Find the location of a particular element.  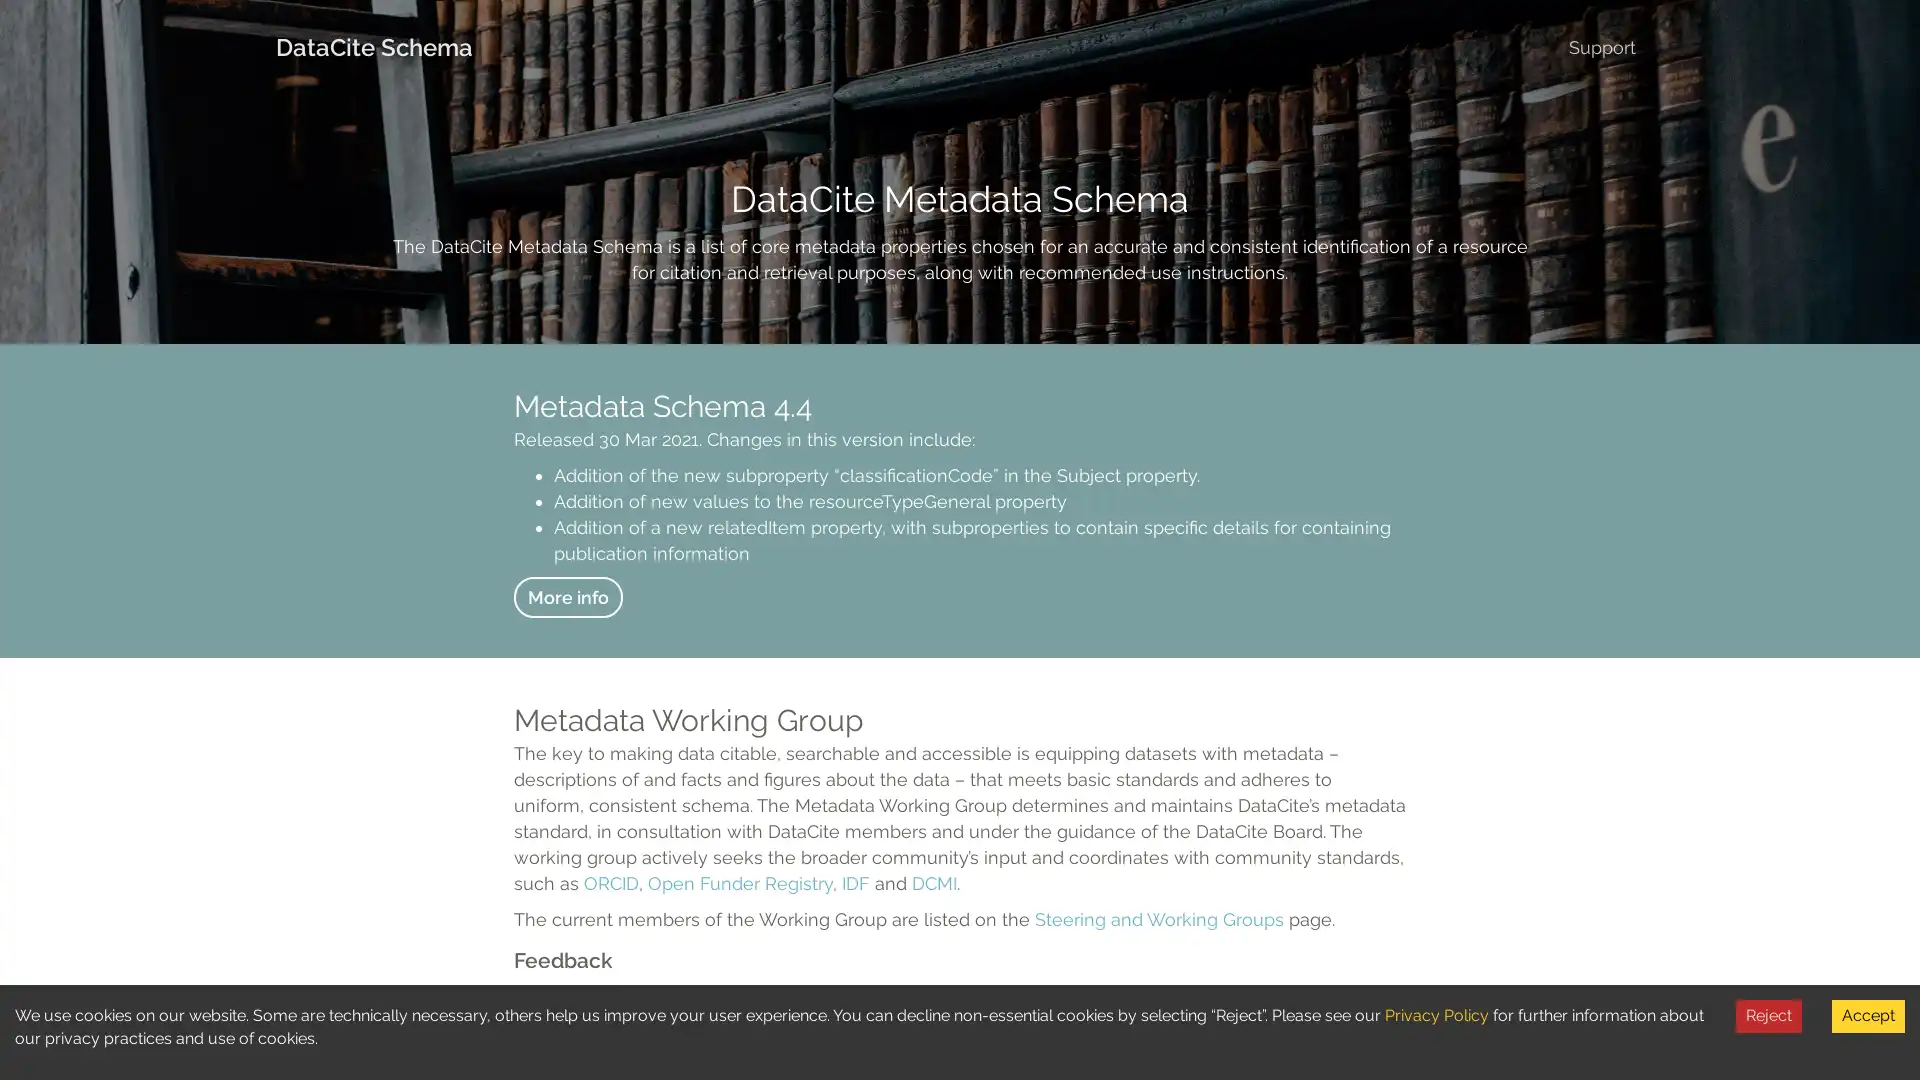

Accept cookies is located at coordinates (1867, 1015).